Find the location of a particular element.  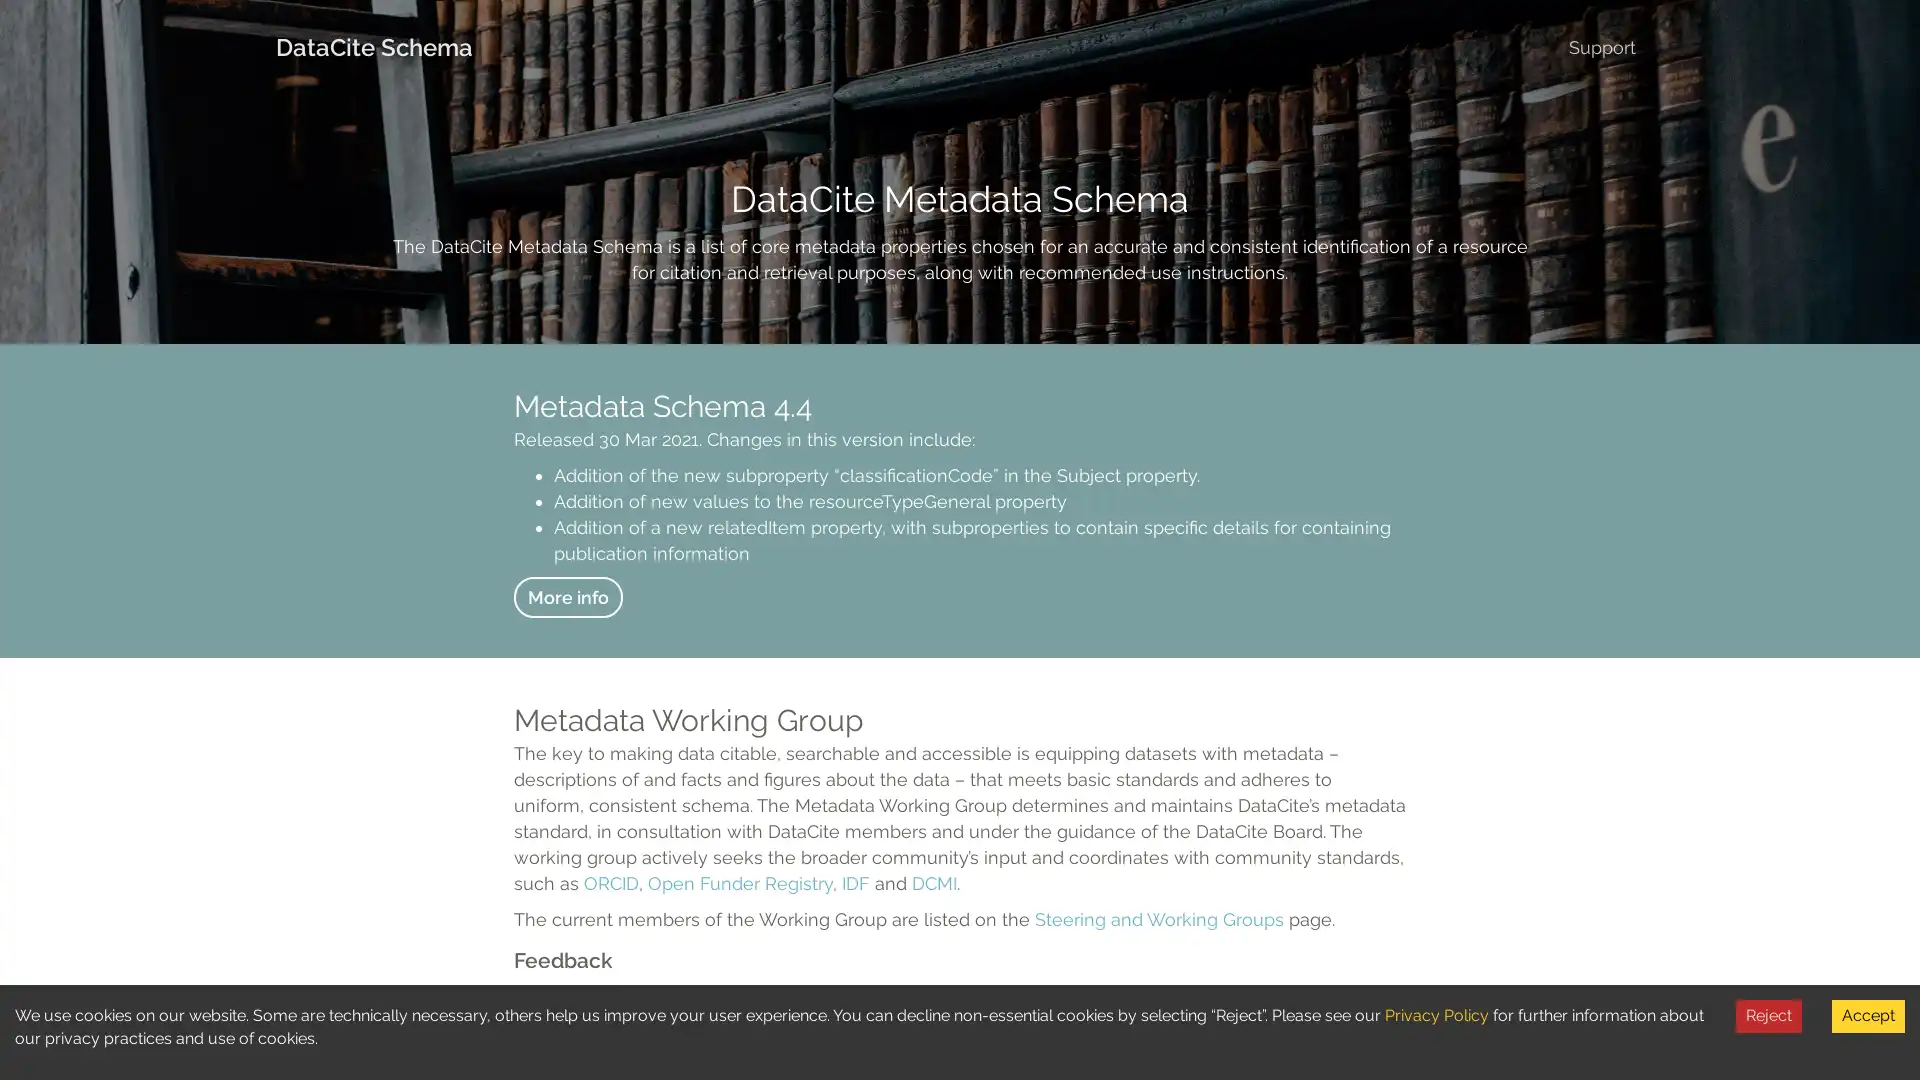

Accept cookies is located at coordinates (1867, 1015).